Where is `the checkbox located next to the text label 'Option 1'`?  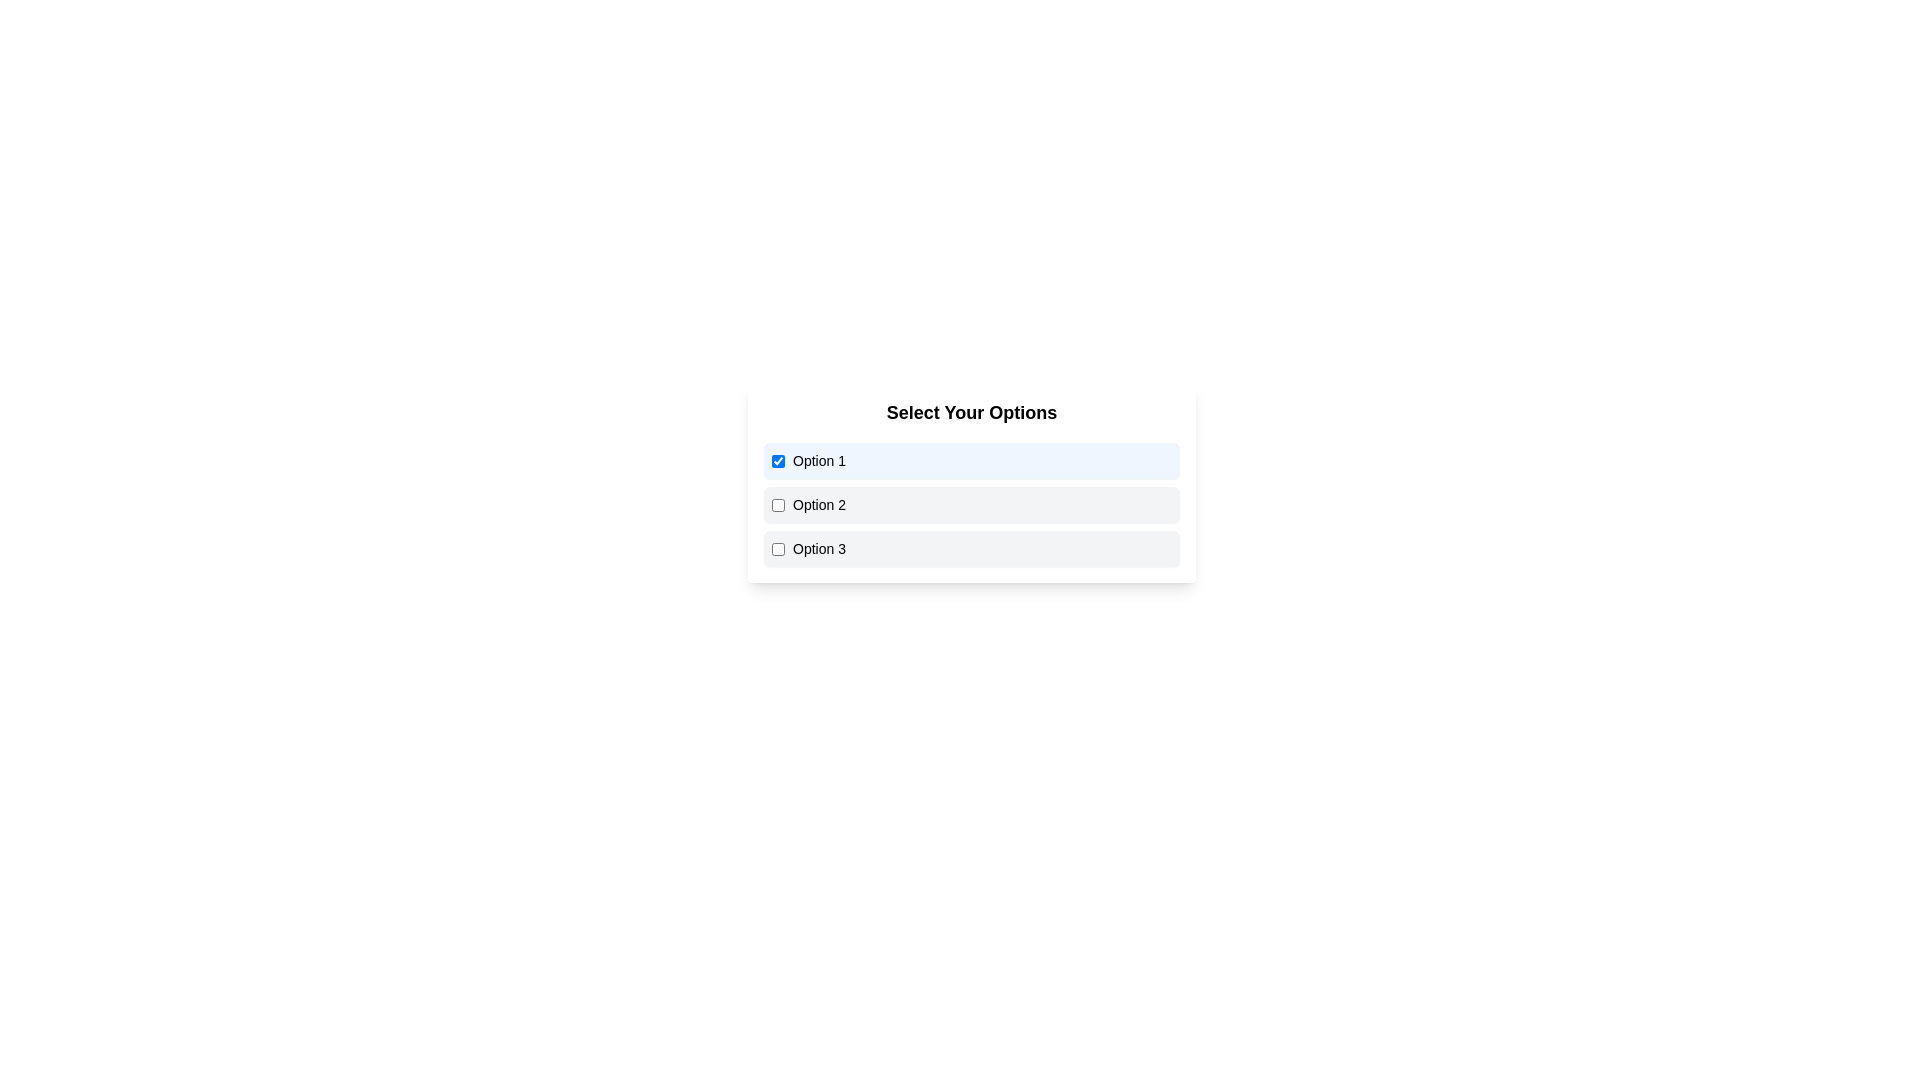
the checkbox located next to the text label 'Option 1' is located at coordinates (777, 461).